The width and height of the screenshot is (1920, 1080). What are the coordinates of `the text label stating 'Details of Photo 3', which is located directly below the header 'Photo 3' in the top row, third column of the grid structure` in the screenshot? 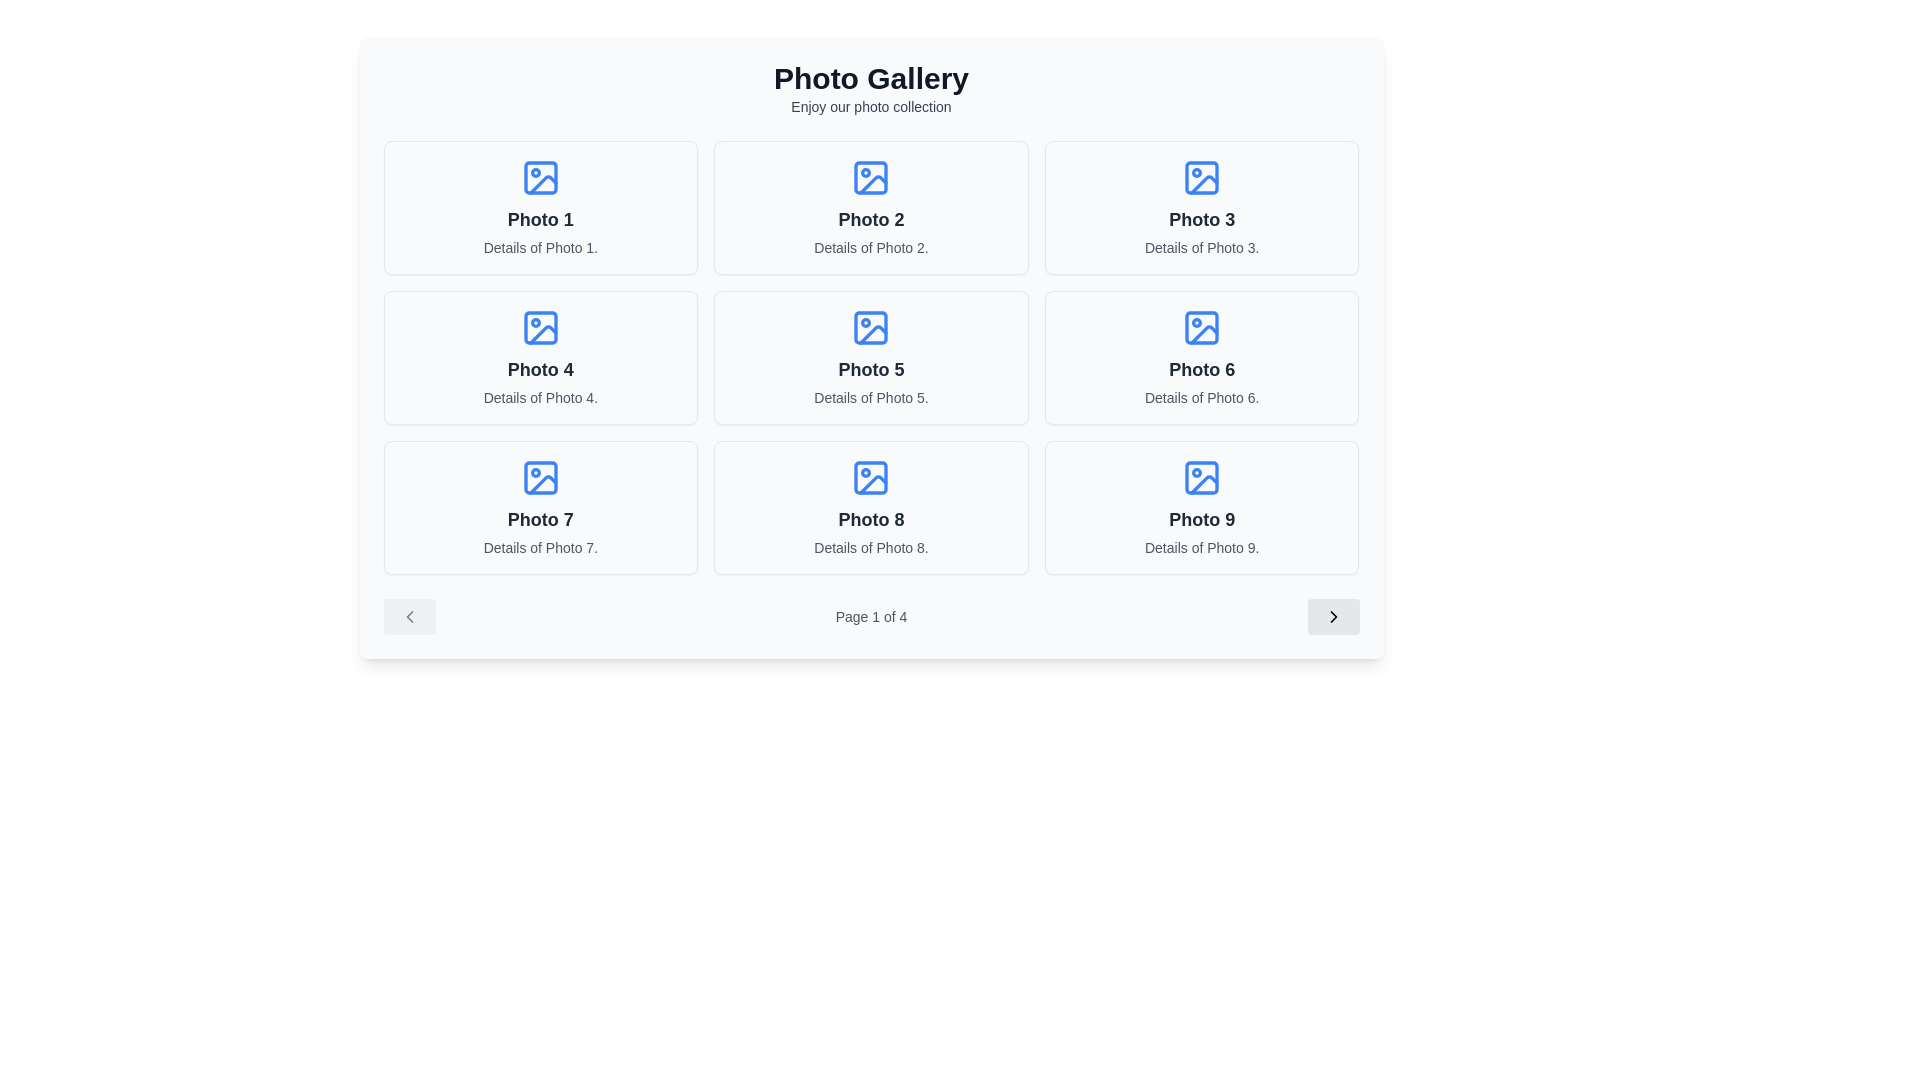 It's located at (1201, 246).